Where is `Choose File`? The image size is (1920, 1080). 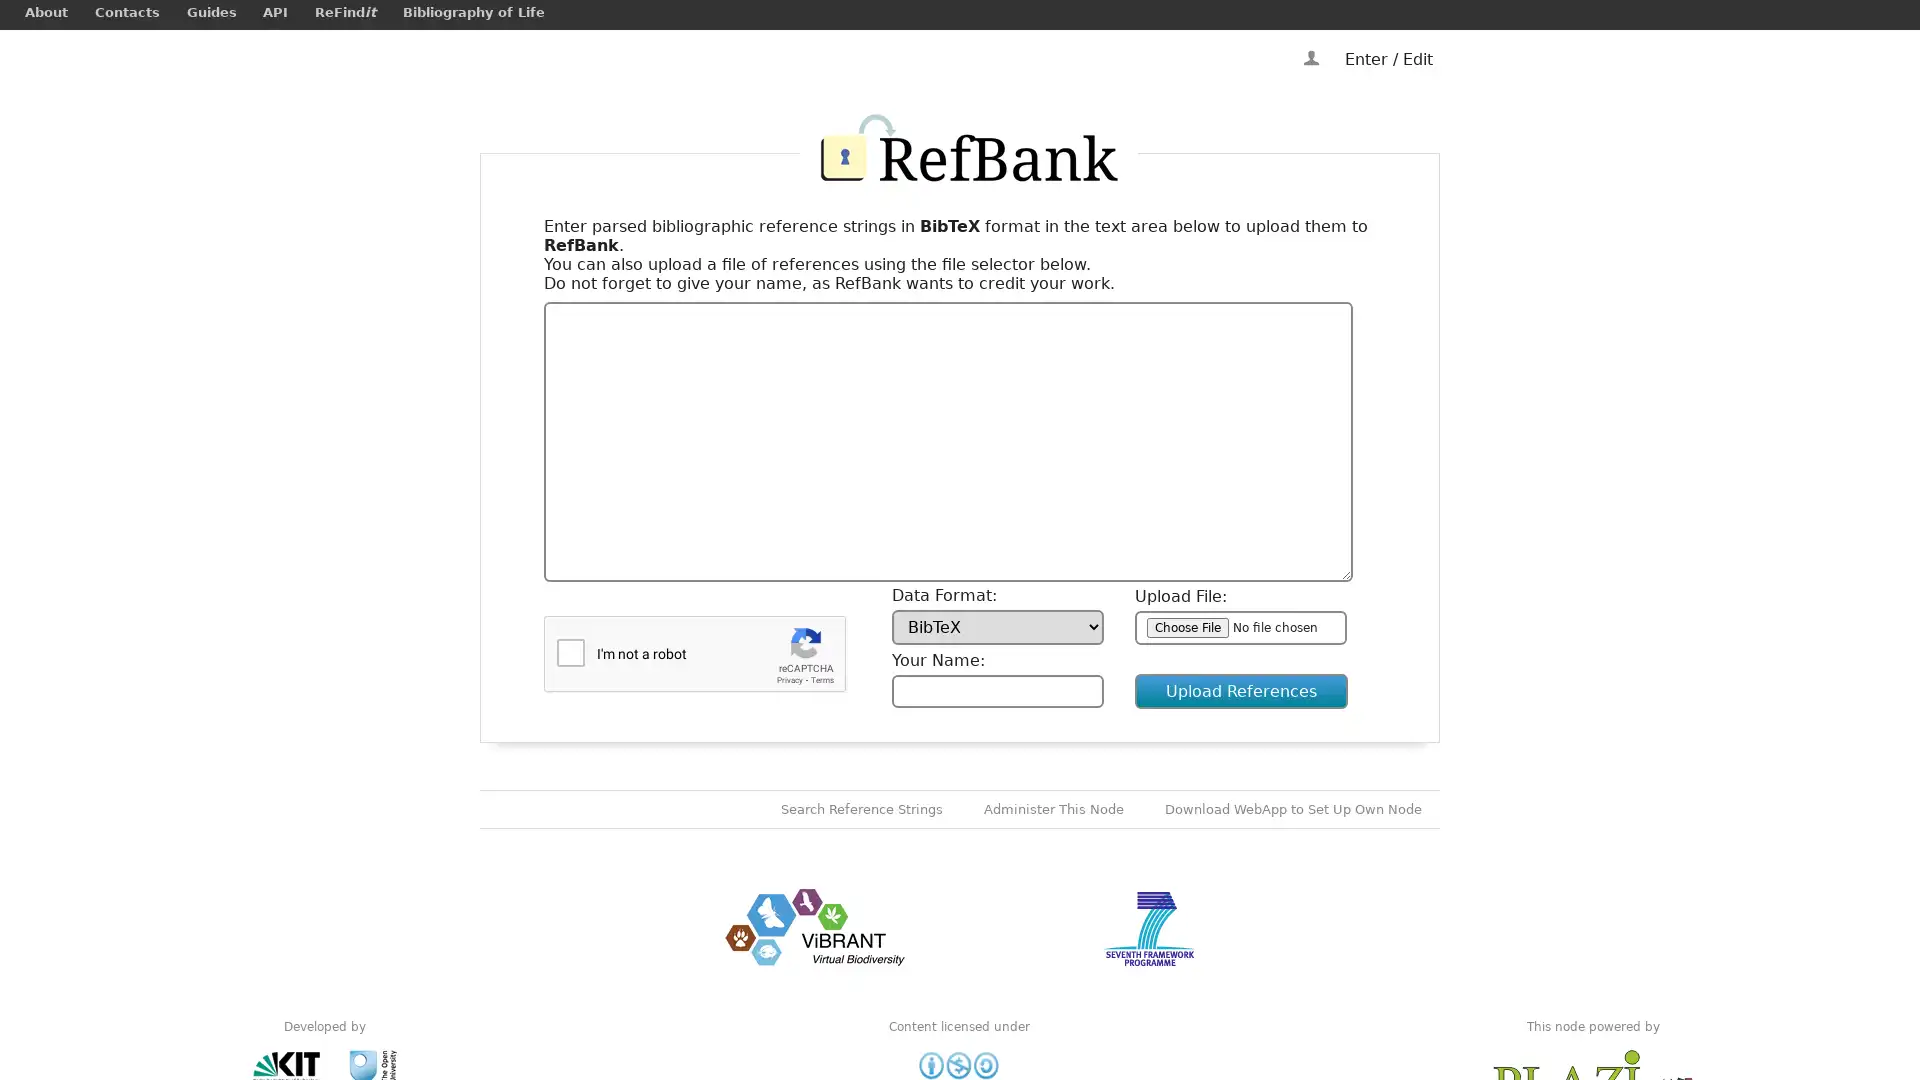 Choose File is located at coordinates (1188, 626).